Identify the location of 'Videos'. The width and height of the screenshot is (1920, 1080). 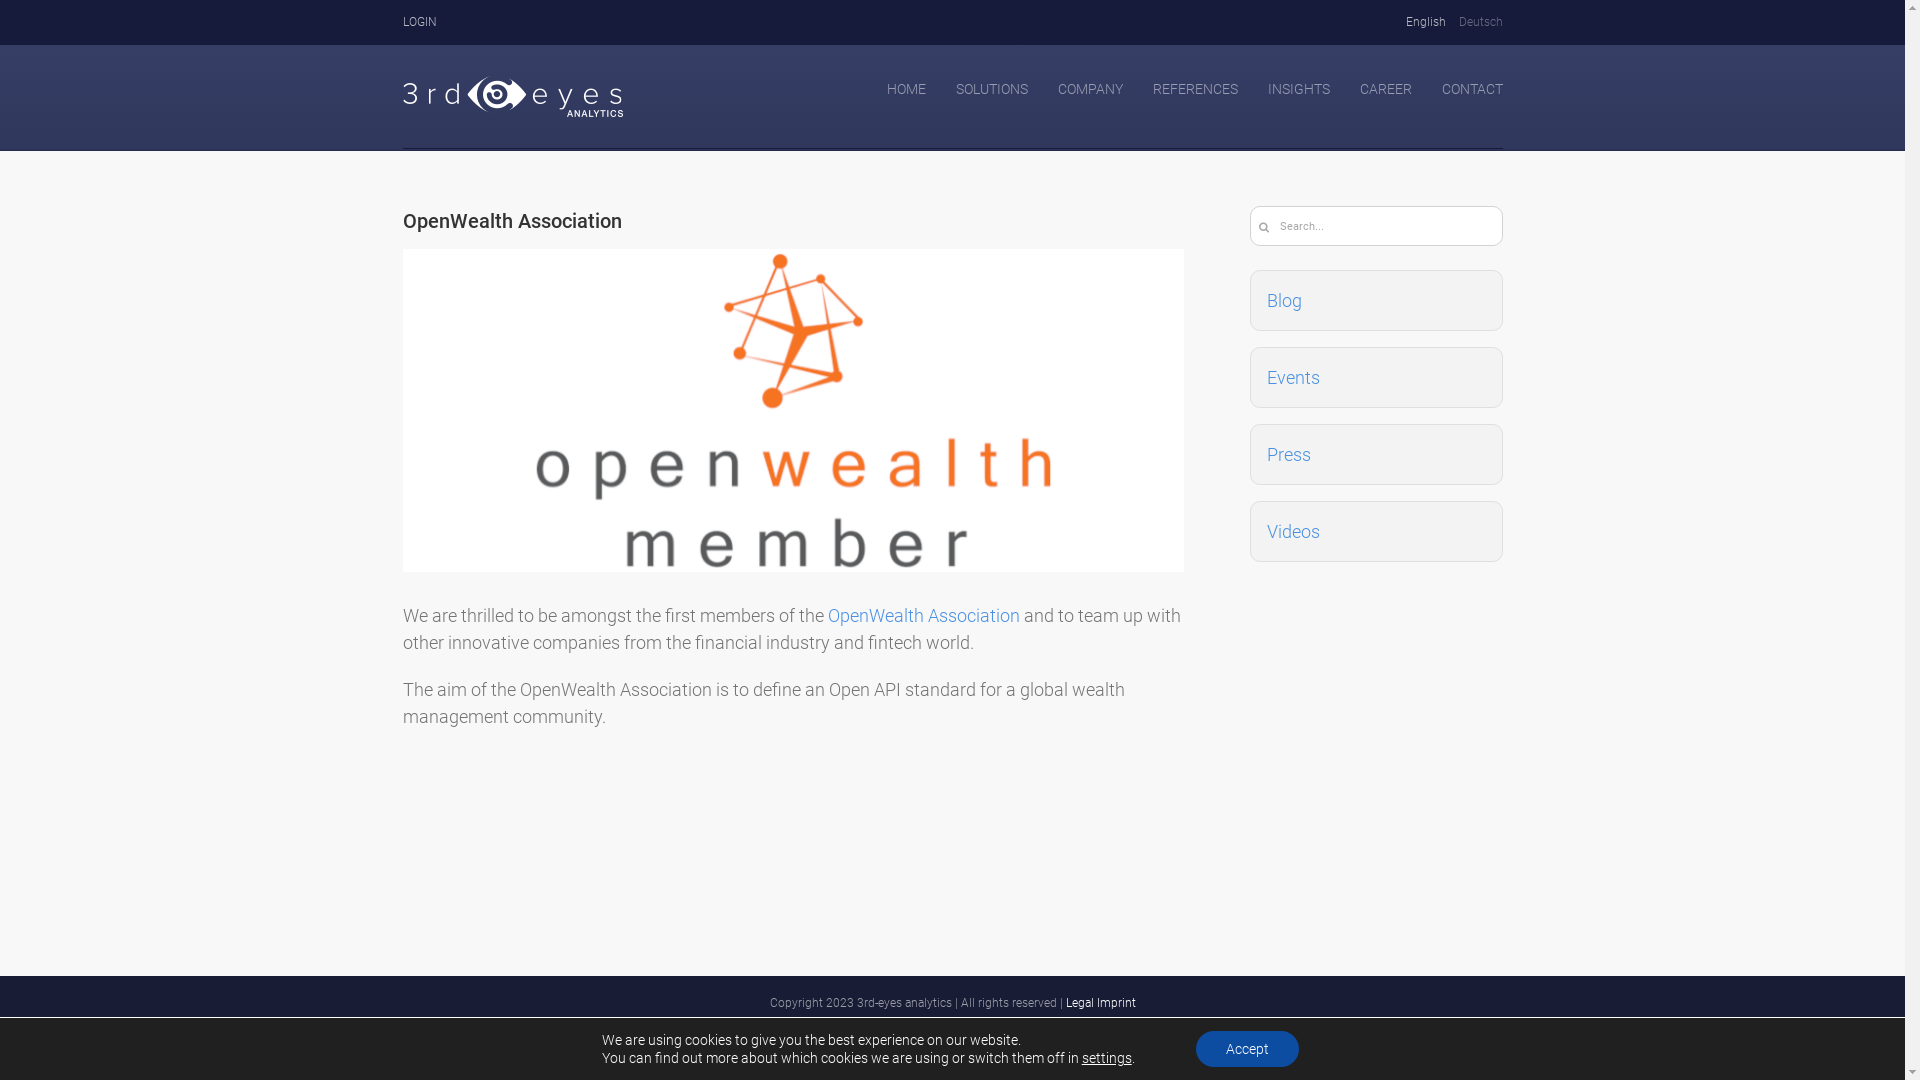
(1292, 530).